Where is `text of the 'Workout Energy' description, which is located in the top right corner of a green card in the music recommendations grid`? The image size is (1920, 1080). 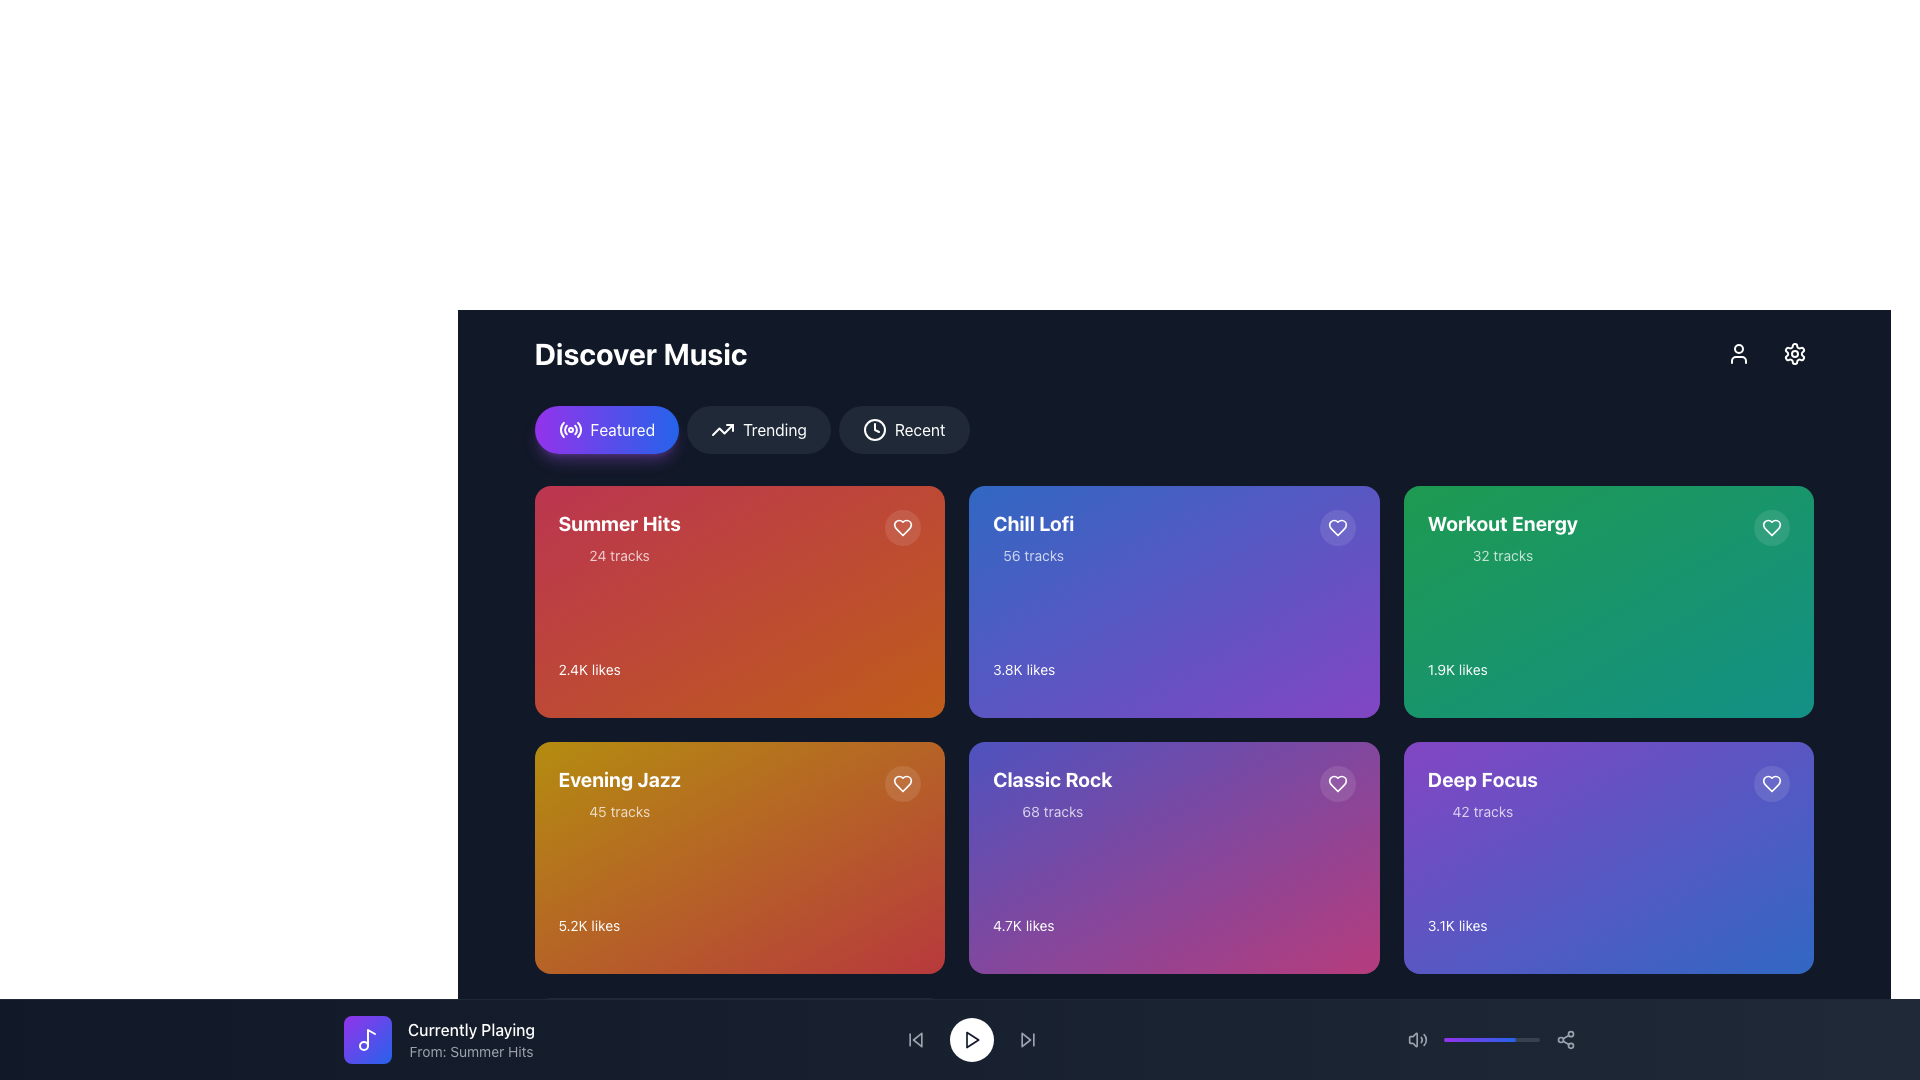
text of the 'Workout Energy' description, which is located in the top right corner of a green card in the music recommendations grid is located at coordinates (1502, 536).